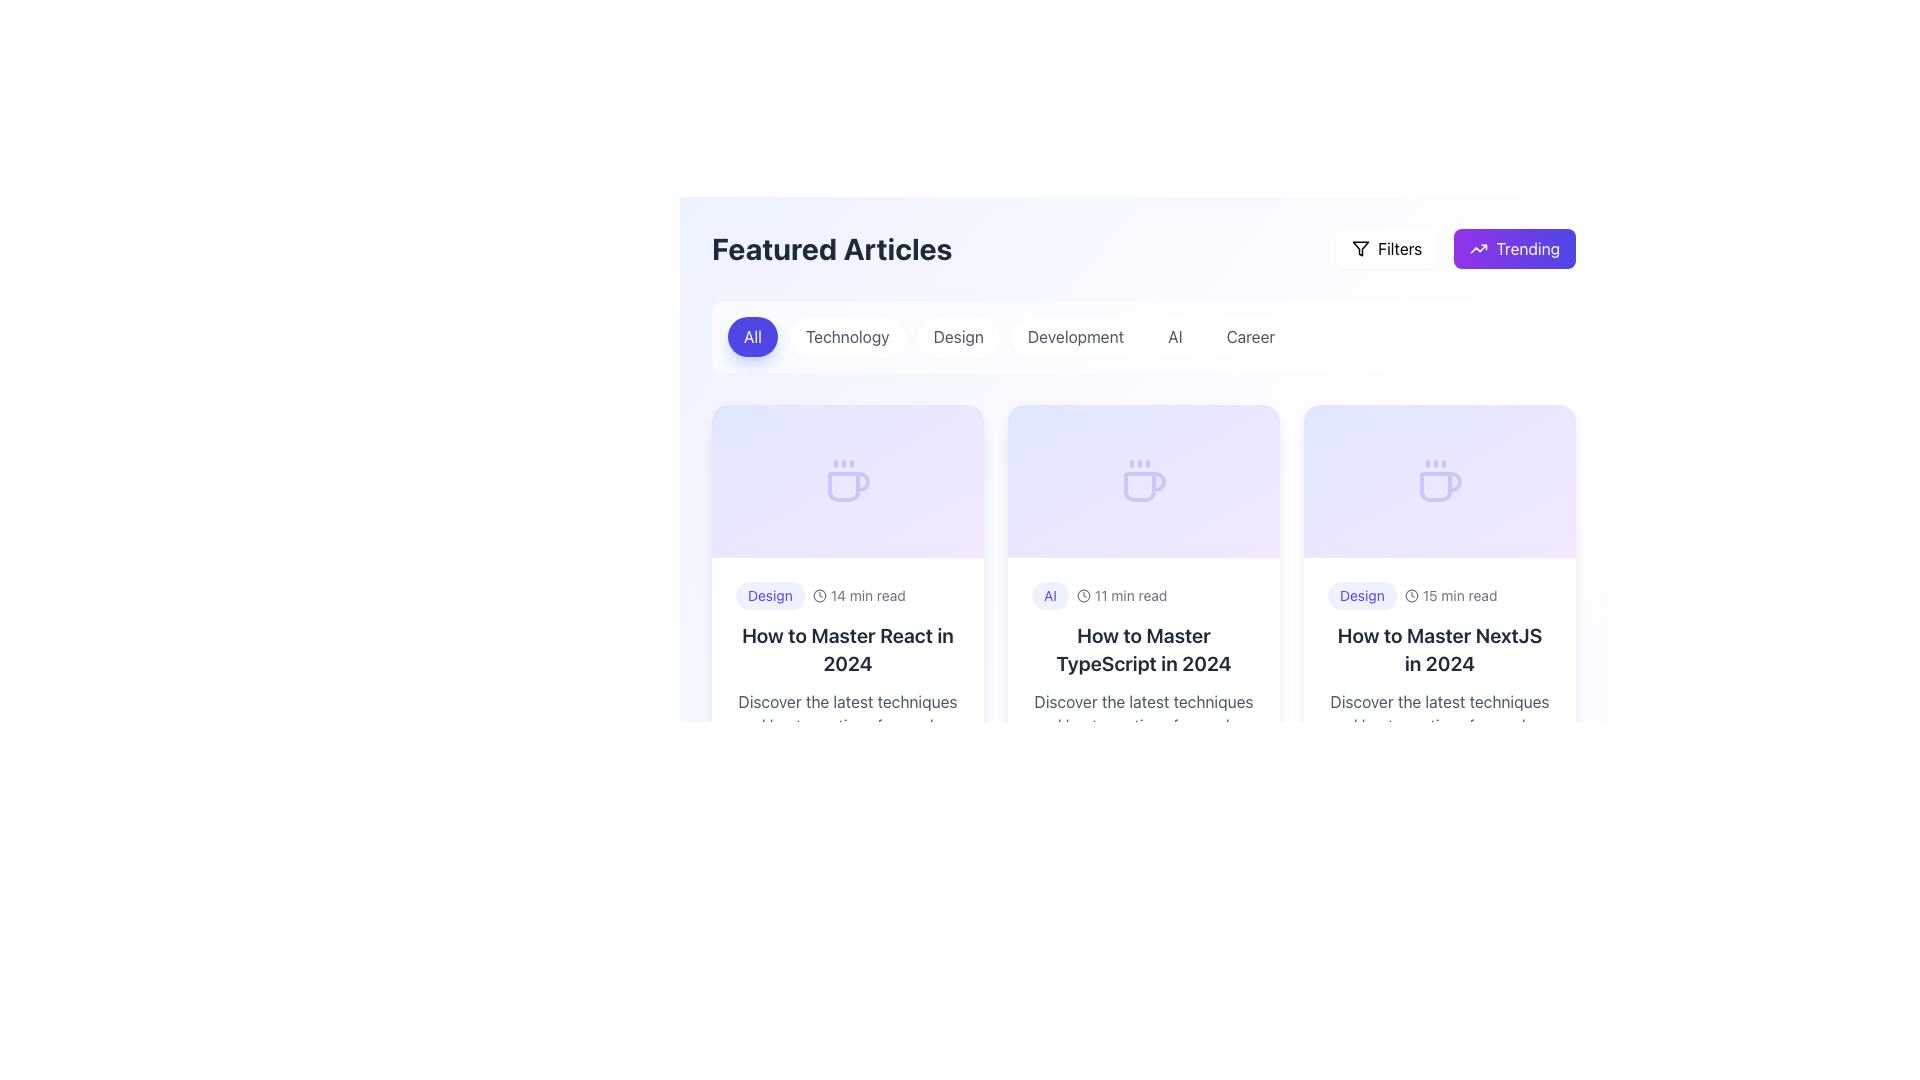 This screenshot has width=1920, height=1080. Describe the element at coordinates (819, 595) in the screenshot. I see `the non-interactive estimated reading time icon that precedes the '14 min read' label in the card titled 'How to Master React in 2024.'` at that location.